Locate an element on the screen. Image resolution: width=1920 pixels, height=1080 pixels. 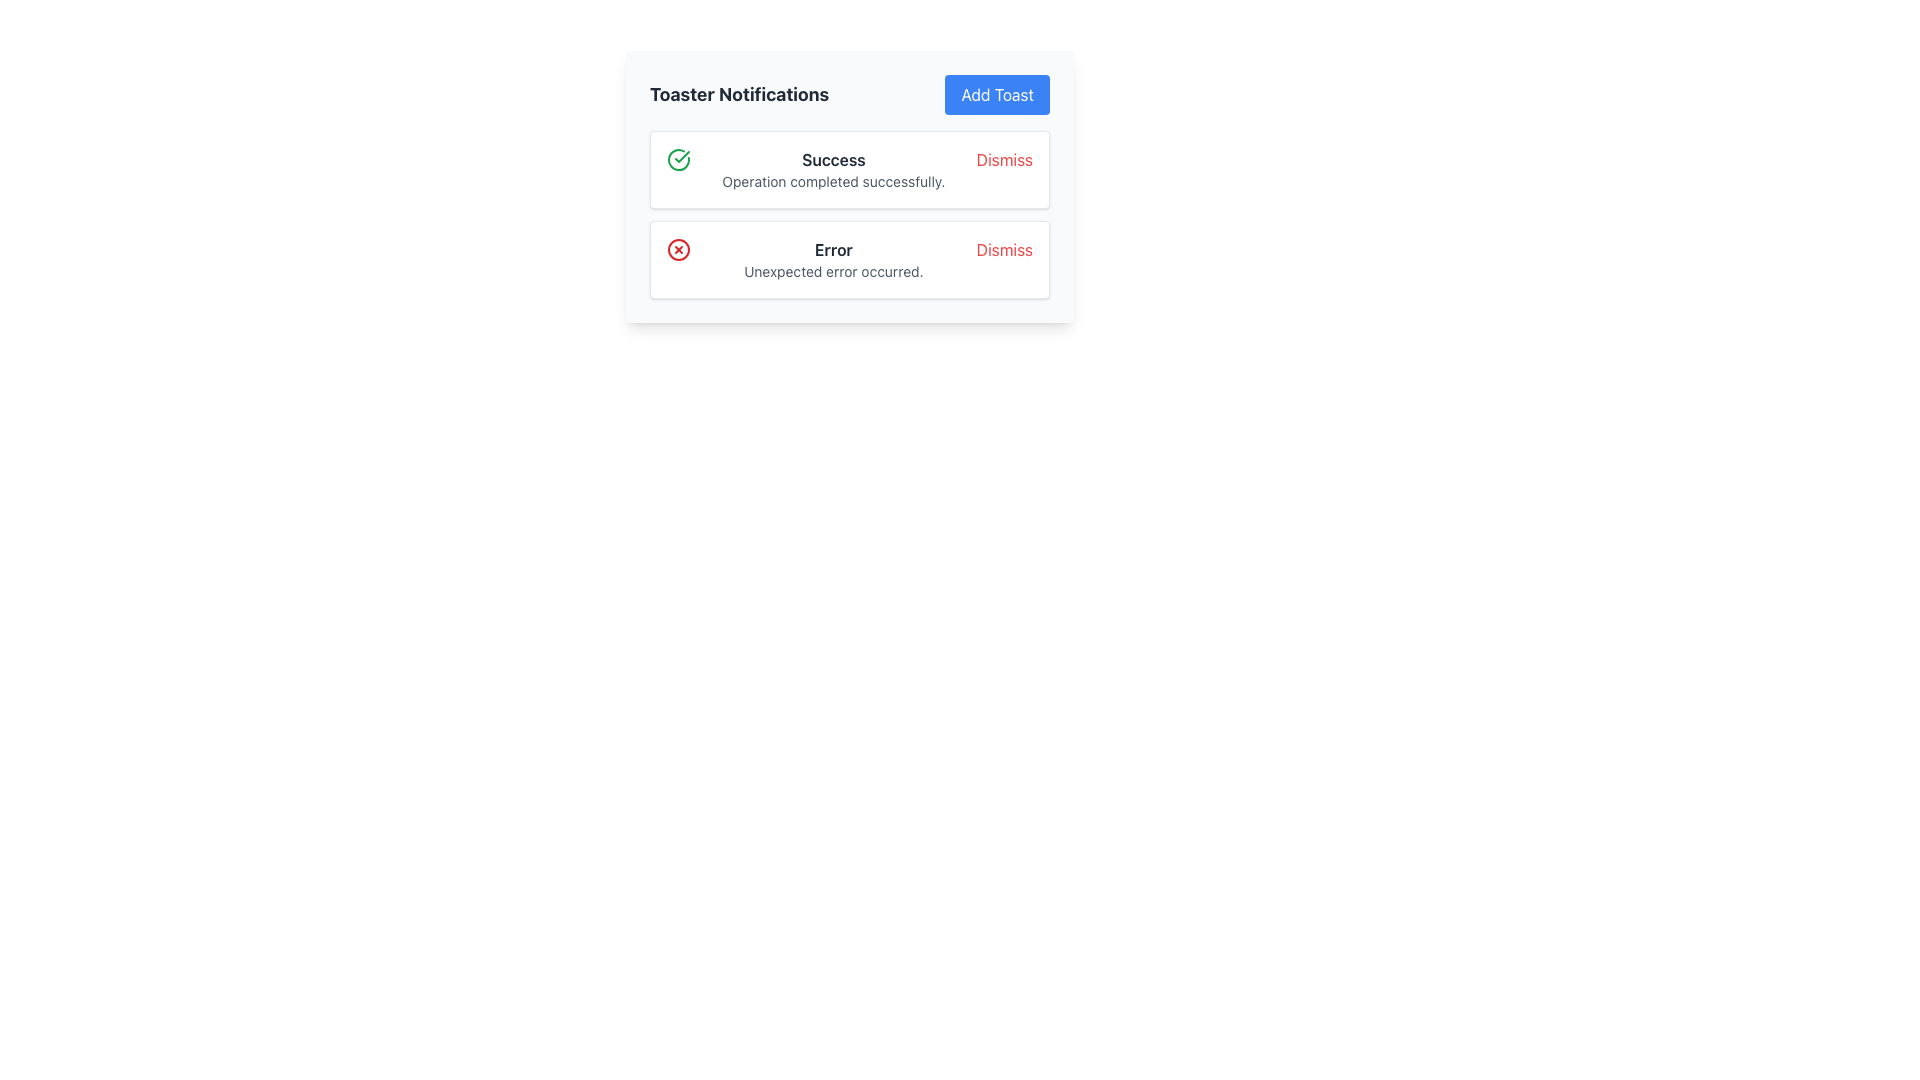
the red circular icon with a cross symbol, located to the left of the 'Error' title in the second notification row under the 'Error' label is located at coordinates (678, 249).